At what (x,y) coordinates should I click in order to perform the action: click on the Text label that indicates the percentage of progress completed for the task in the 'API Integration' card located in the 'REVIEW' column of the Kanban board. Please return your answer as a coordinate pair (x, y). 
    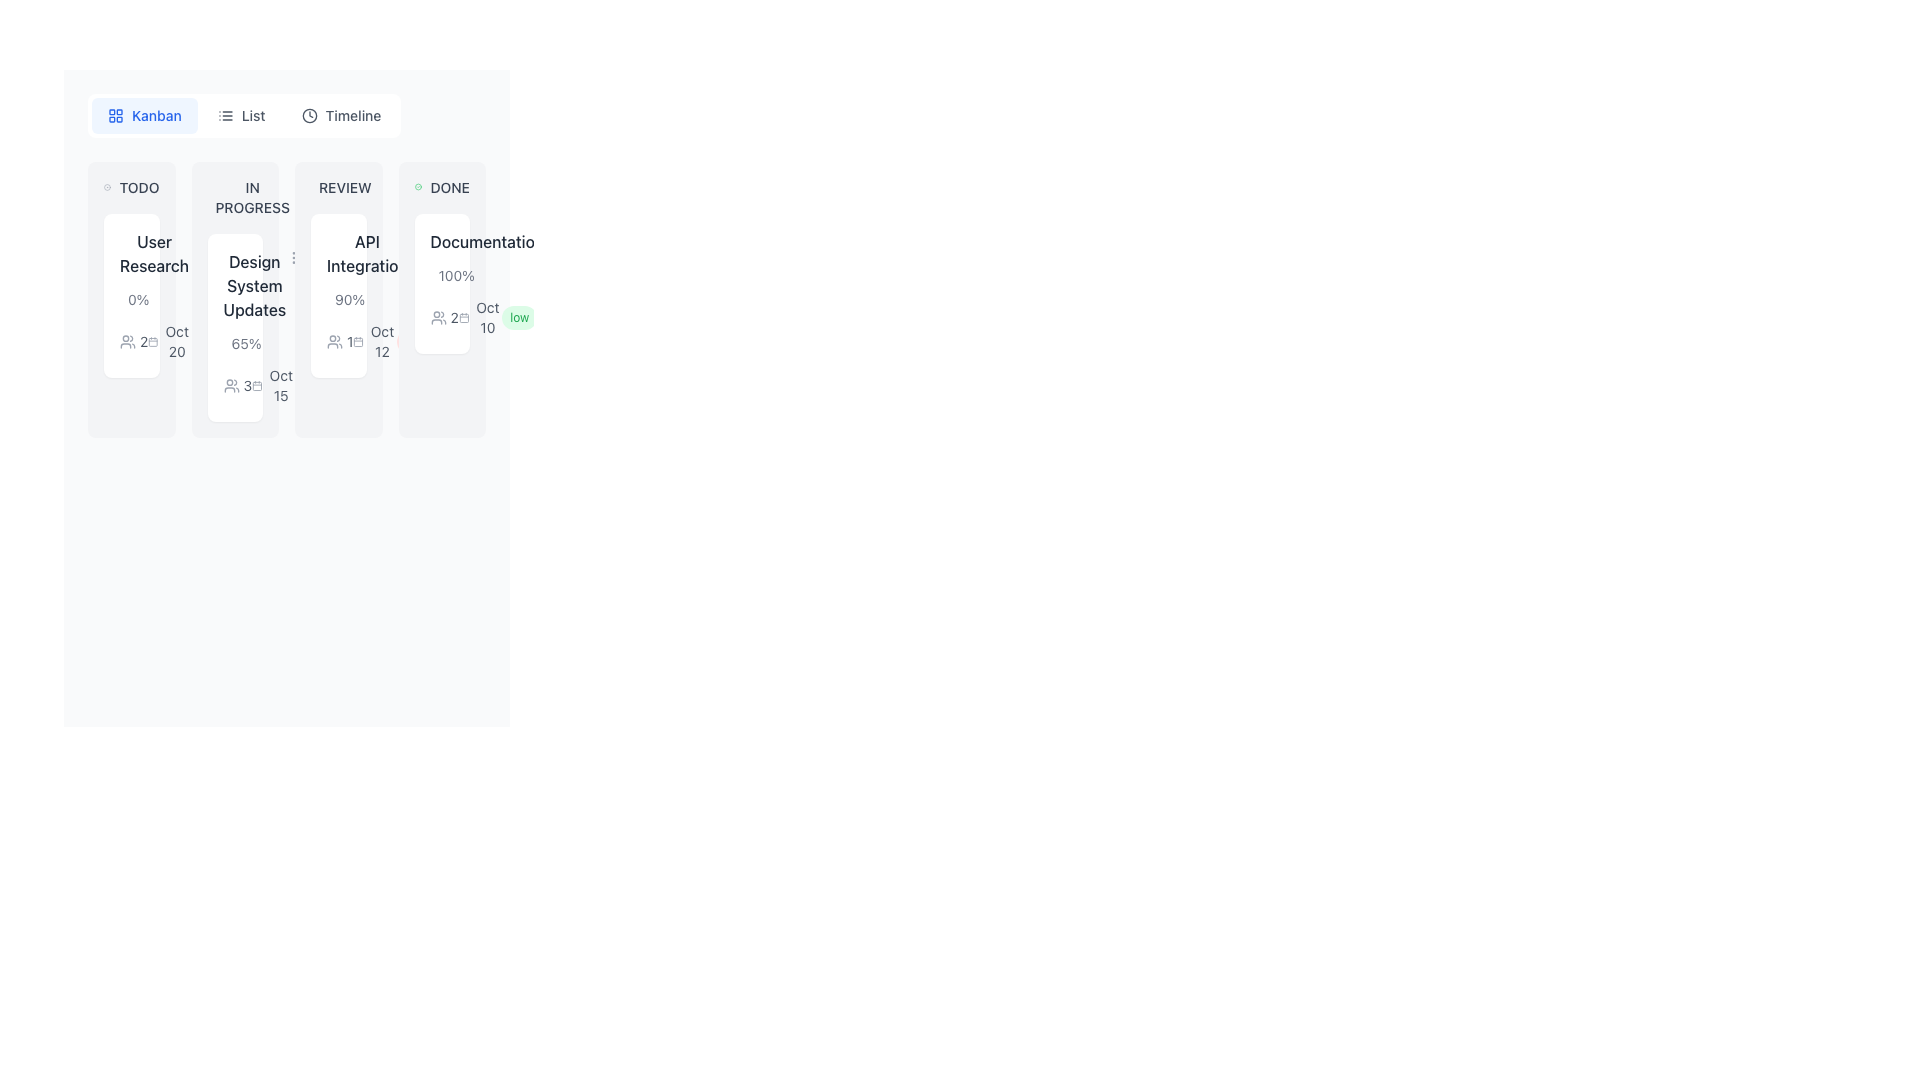
    Looking at the image, I should click on (350, 300).